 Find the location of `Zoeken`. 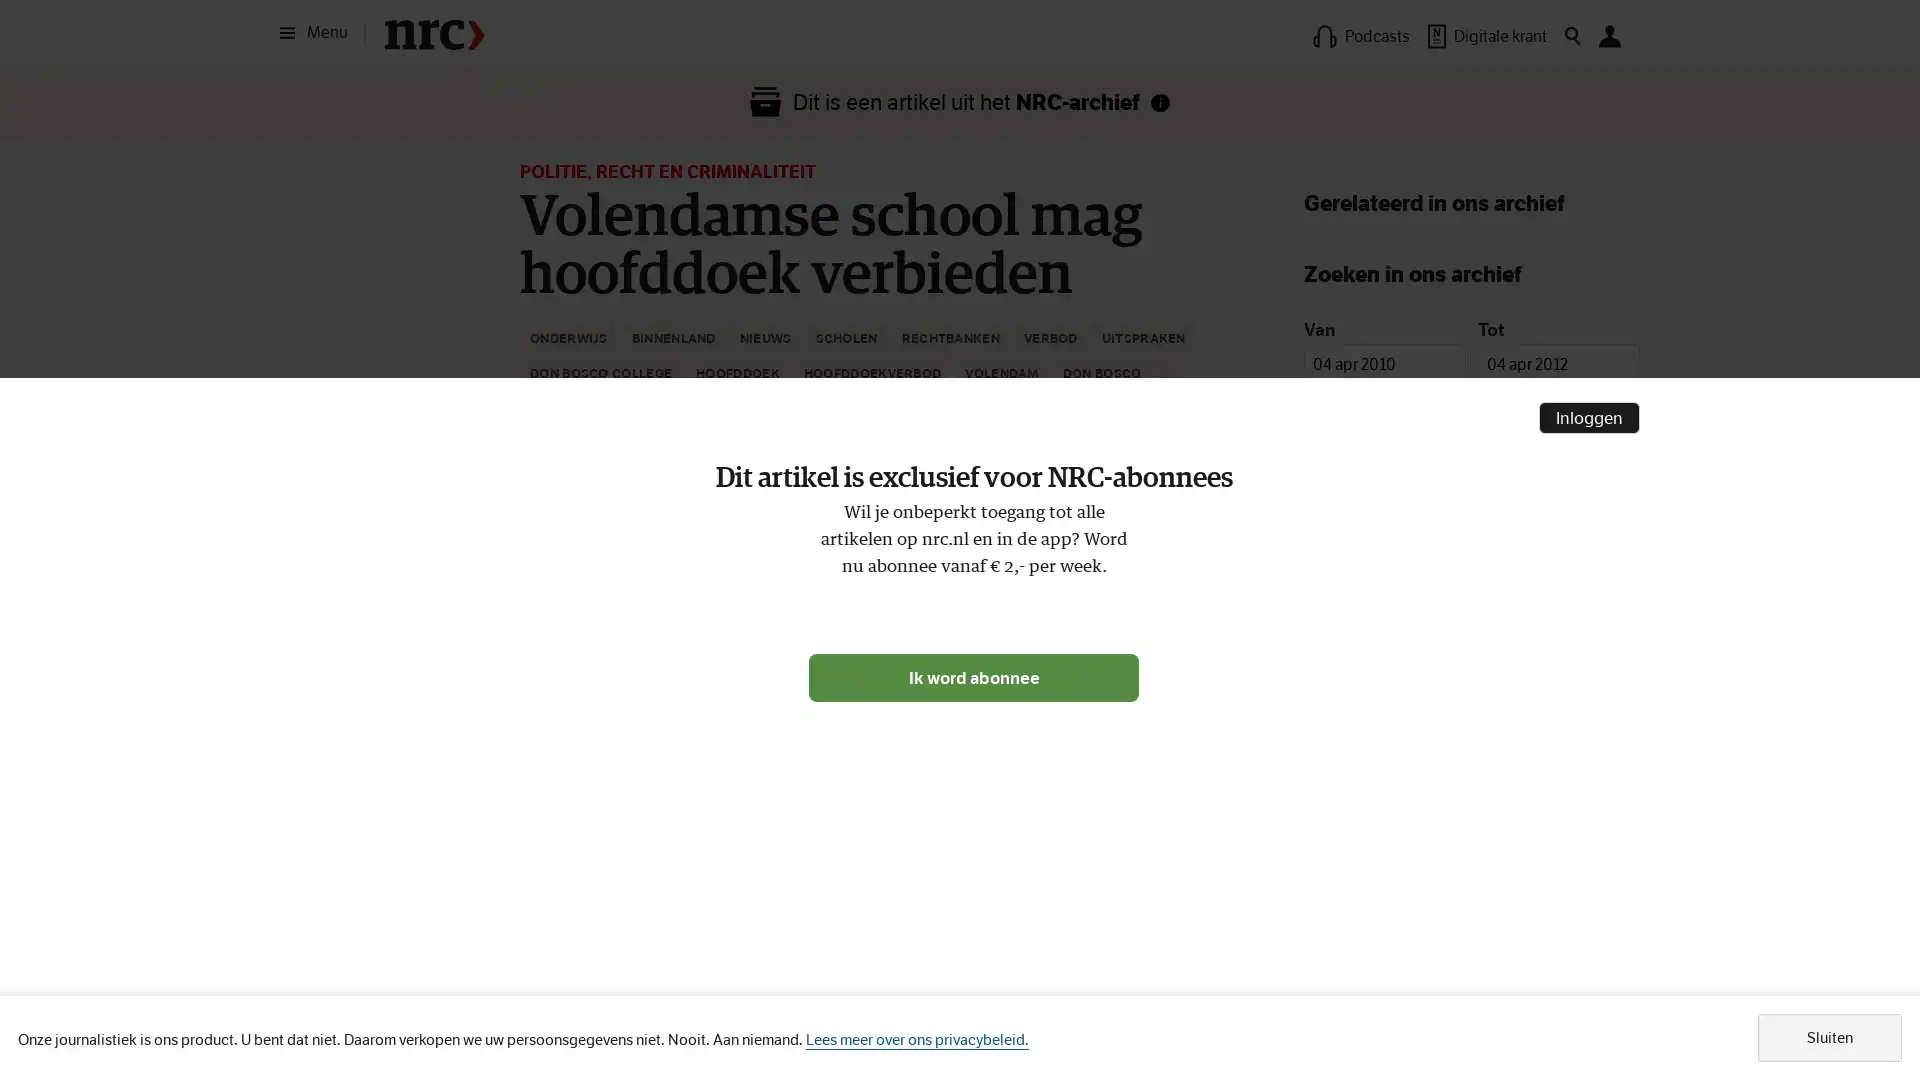

Zoeken is located at coordinates (1472, 689).